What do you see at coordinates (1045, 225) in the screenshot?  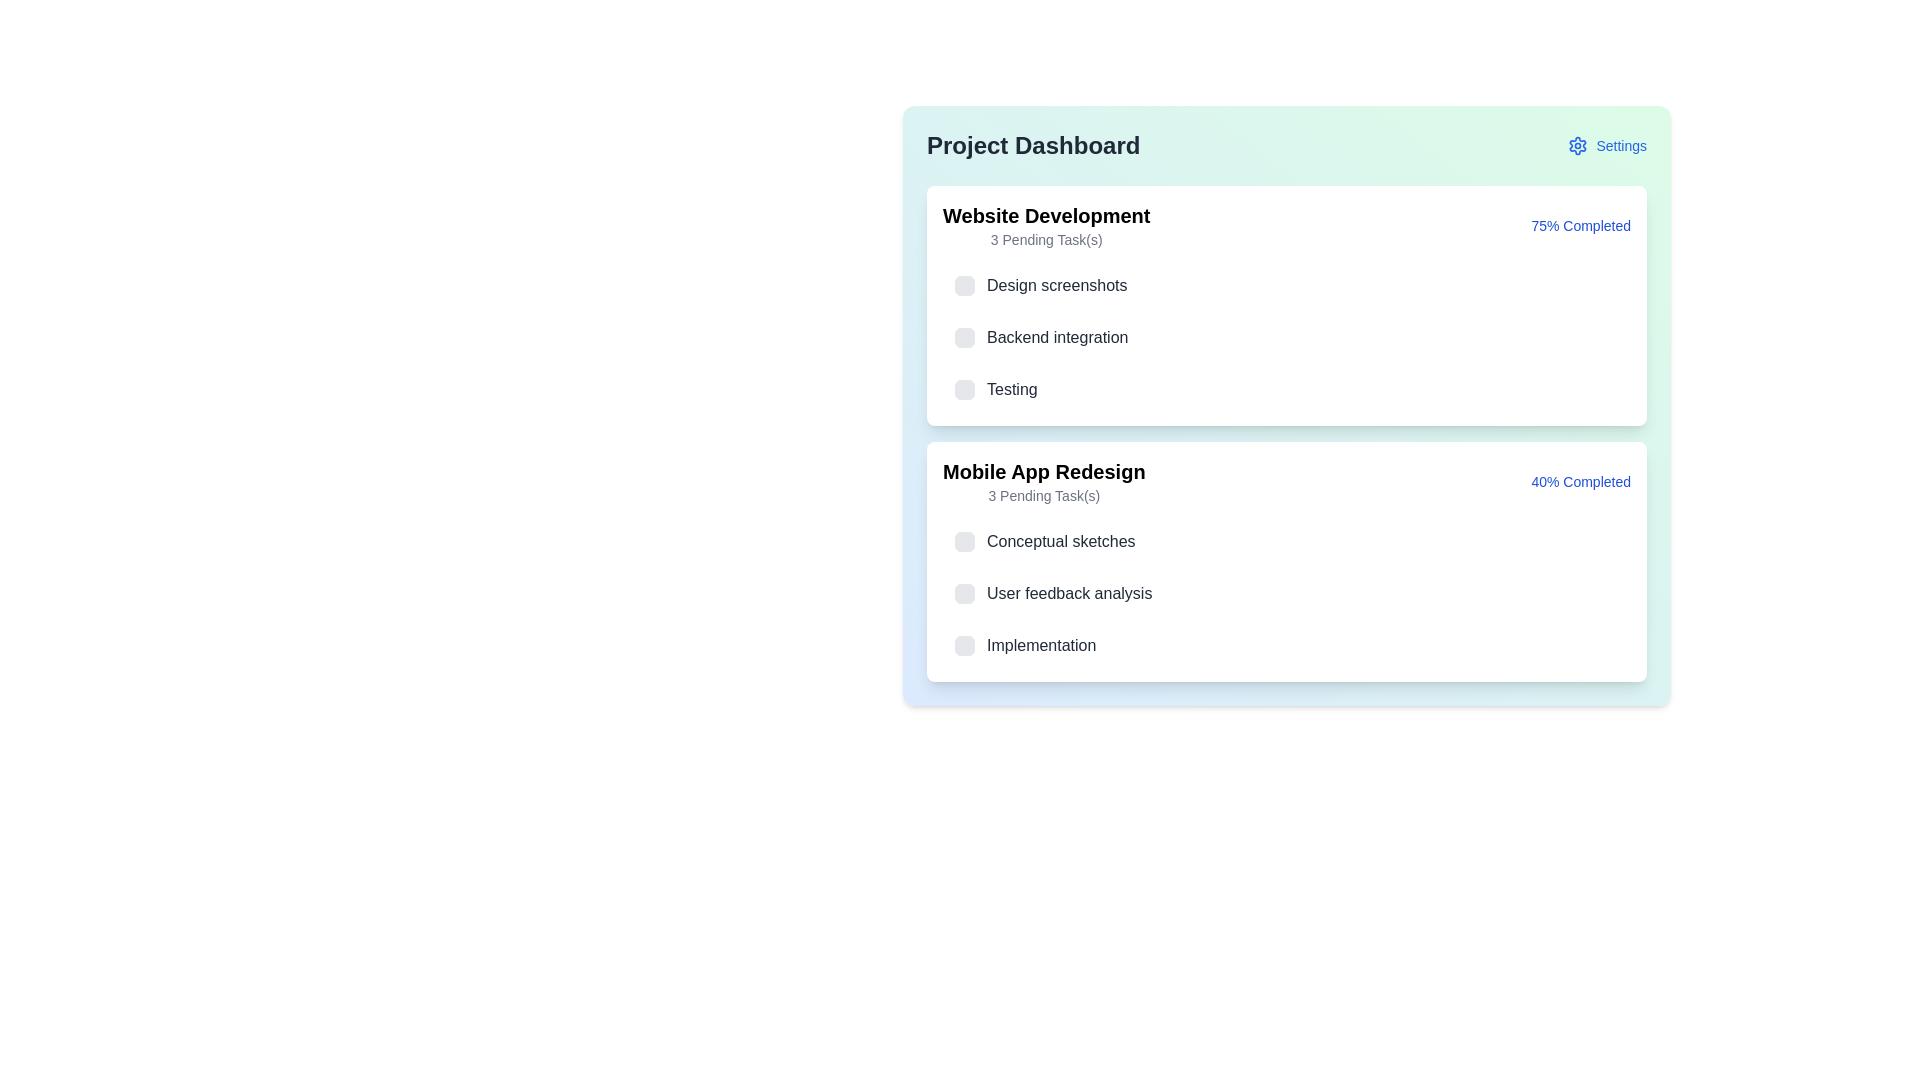 I see `the Informational label containing 'Website Development' and '3 Pending Task(s)' text, located in the Project Dashboard section` at bounding box center [1045, 225].